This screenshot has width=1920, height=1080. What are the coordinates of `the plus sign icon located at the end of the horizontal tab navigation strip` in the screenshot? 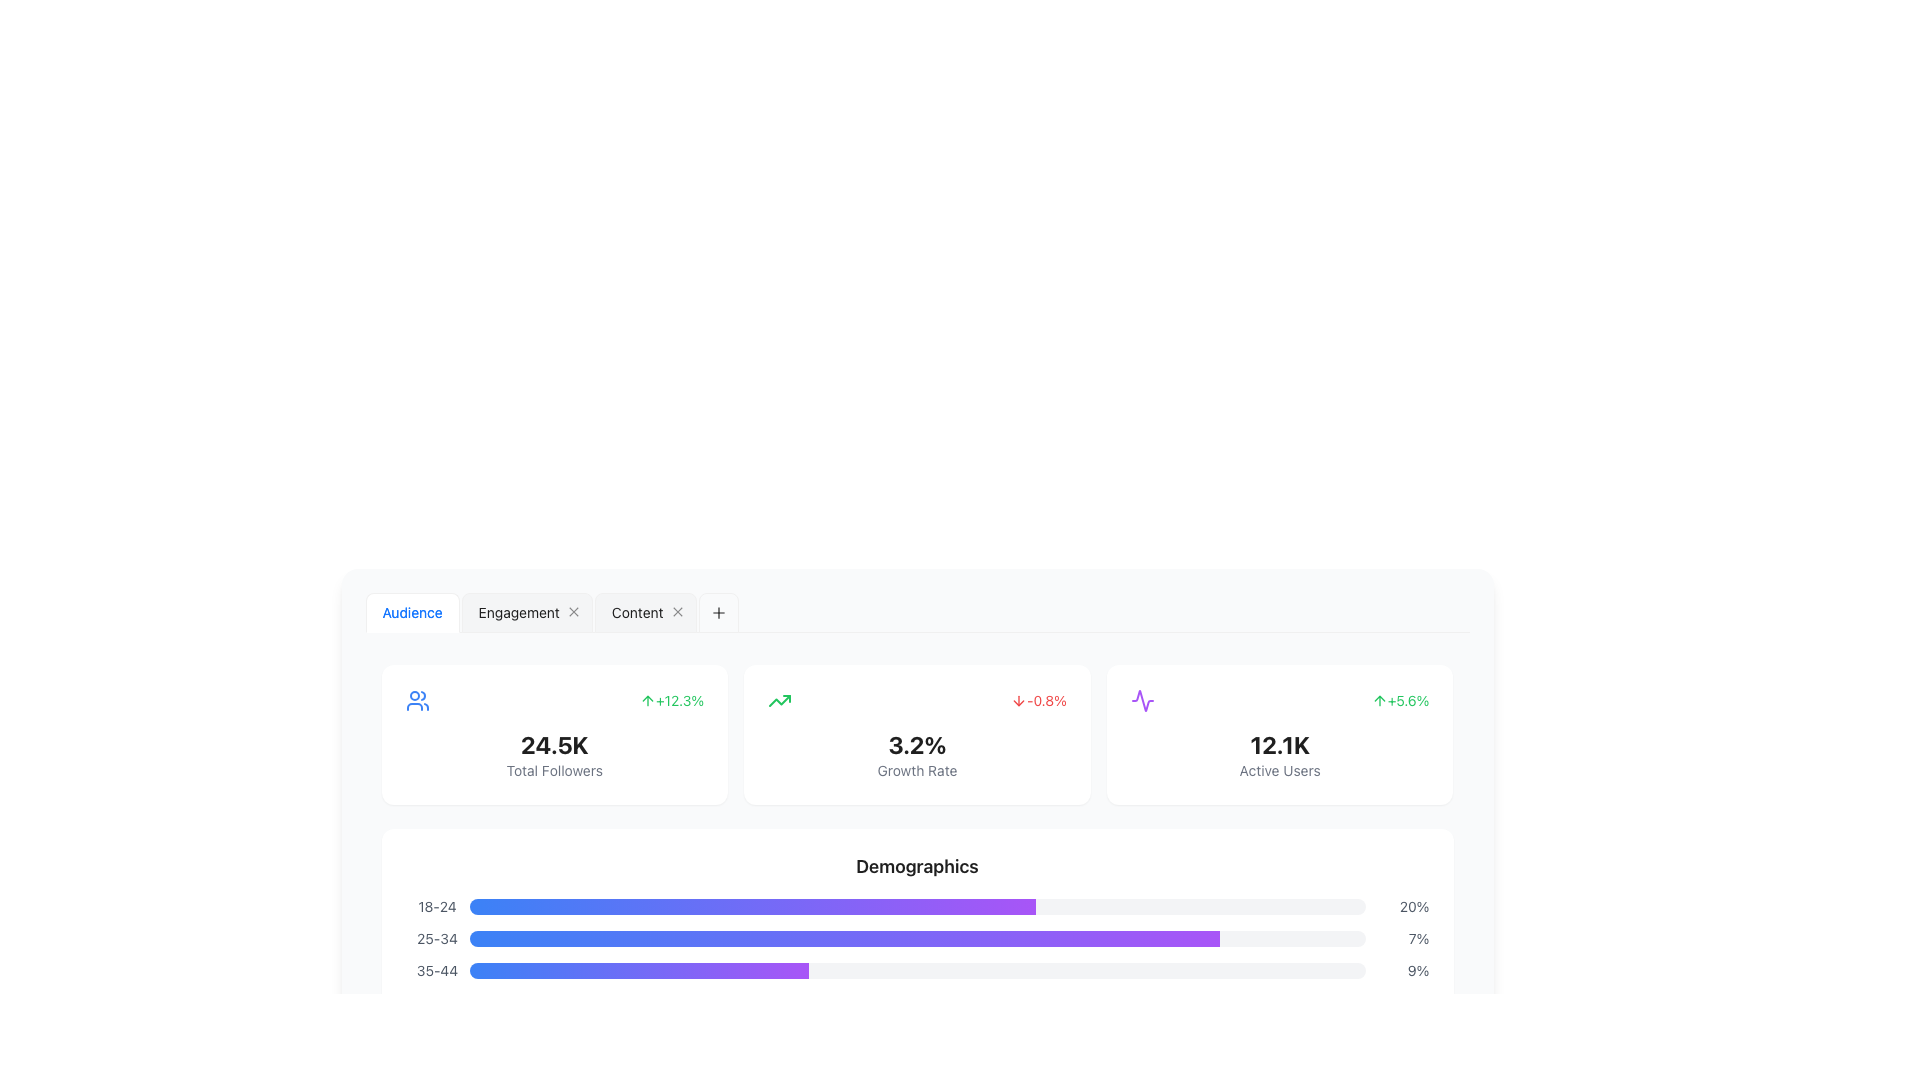 It's located at (718, 611).